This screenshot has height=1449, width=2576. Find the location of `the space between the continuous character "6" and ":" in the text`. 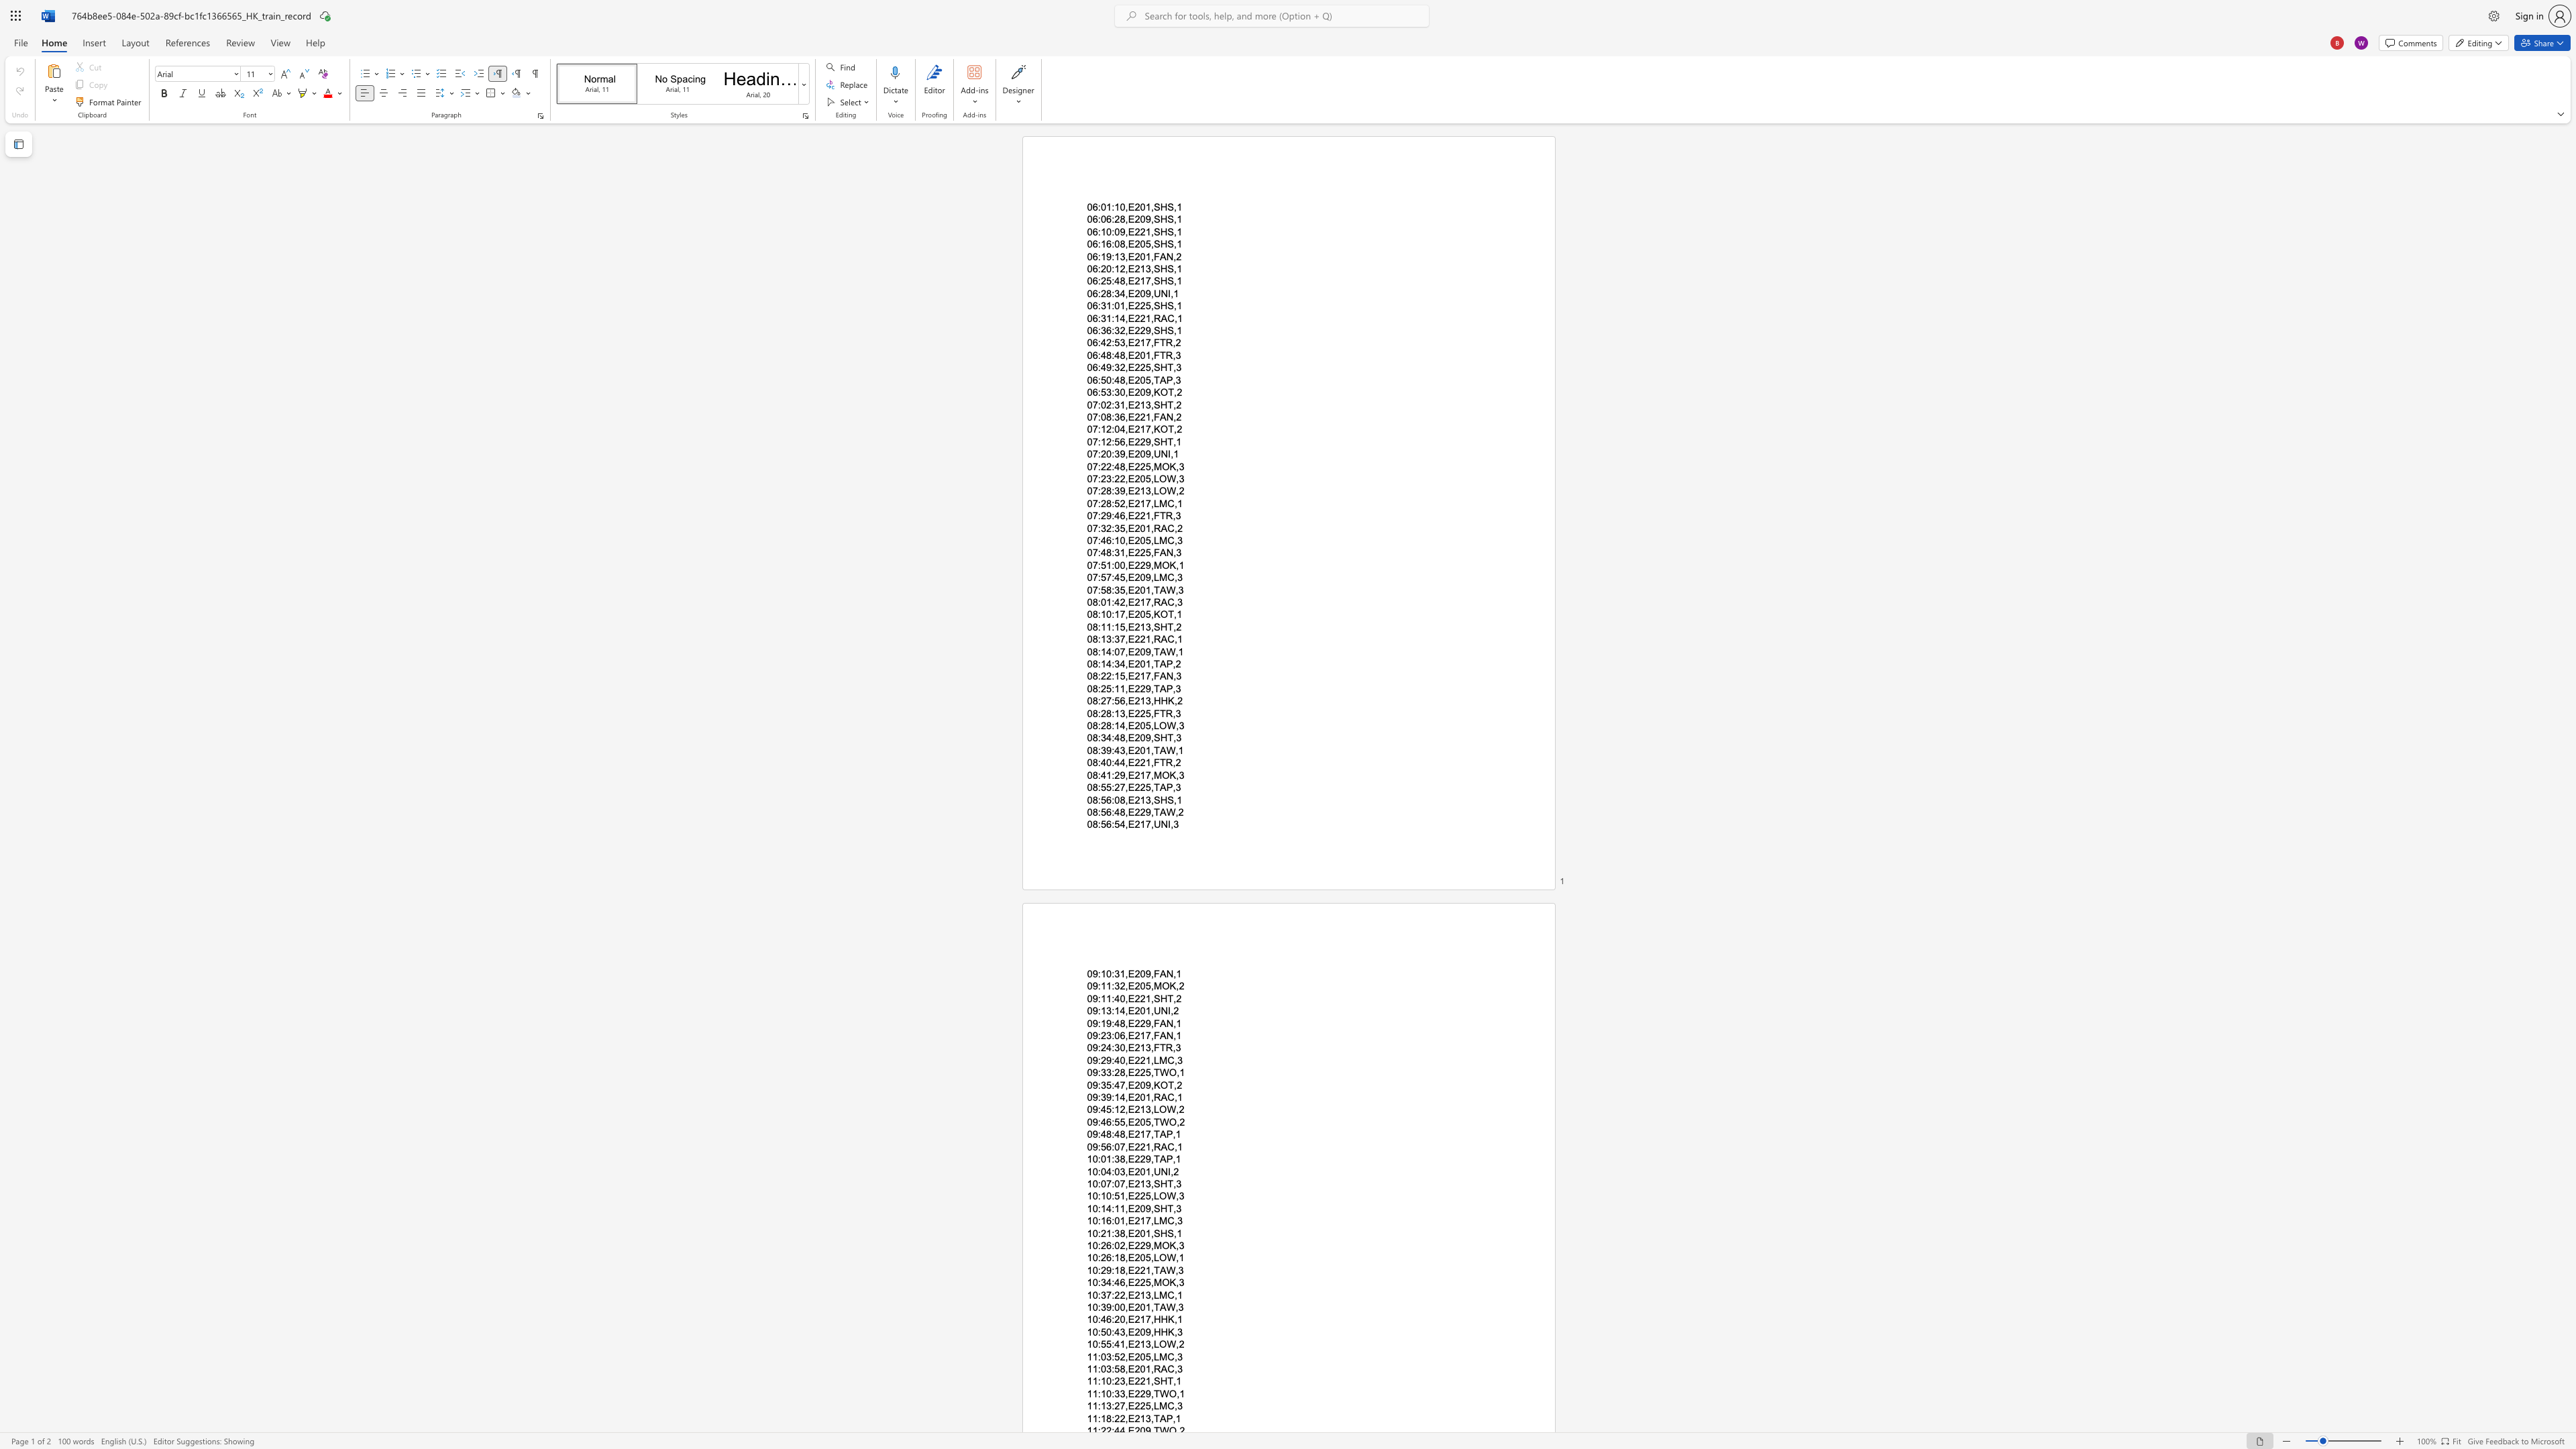

the space between the continuous character "6" and ":" in the text is located at coordinates (1111, 1244).